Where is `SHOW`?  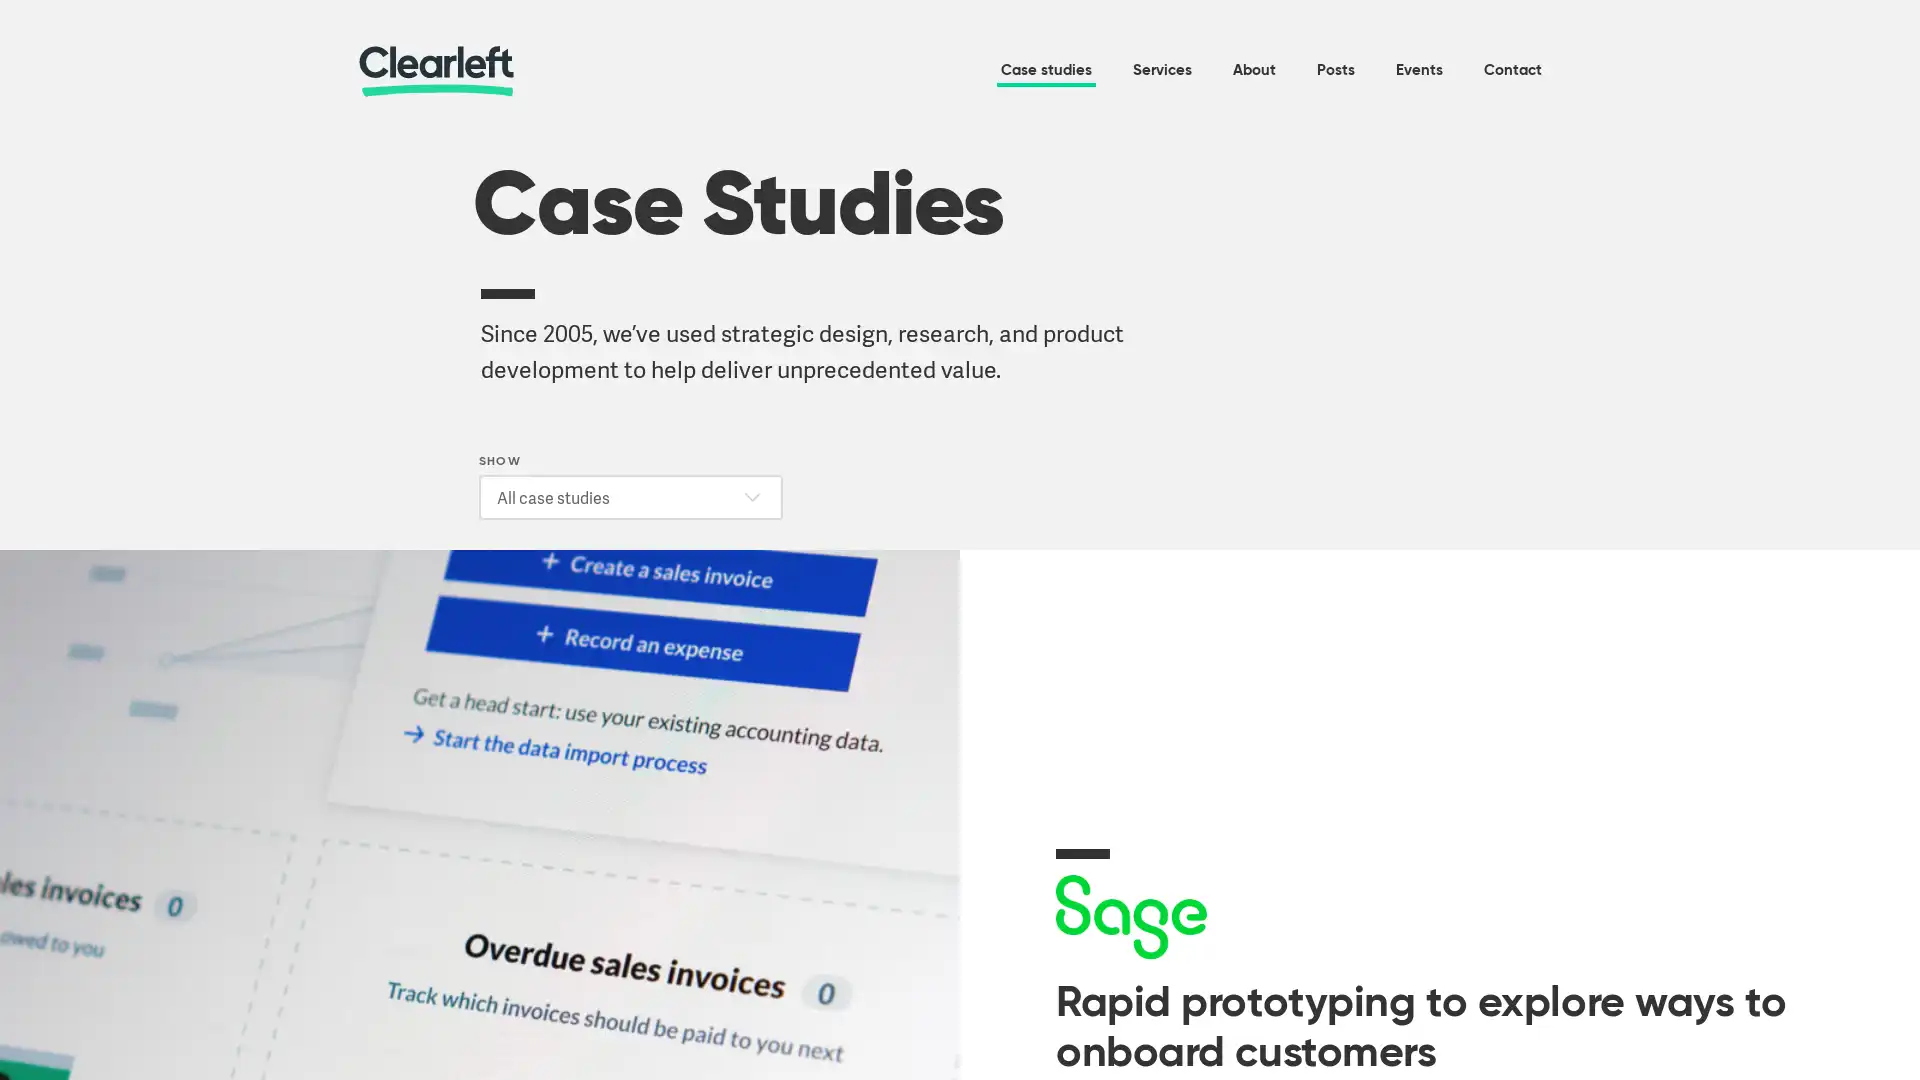 SHOW is located at coordinates (628, 496).